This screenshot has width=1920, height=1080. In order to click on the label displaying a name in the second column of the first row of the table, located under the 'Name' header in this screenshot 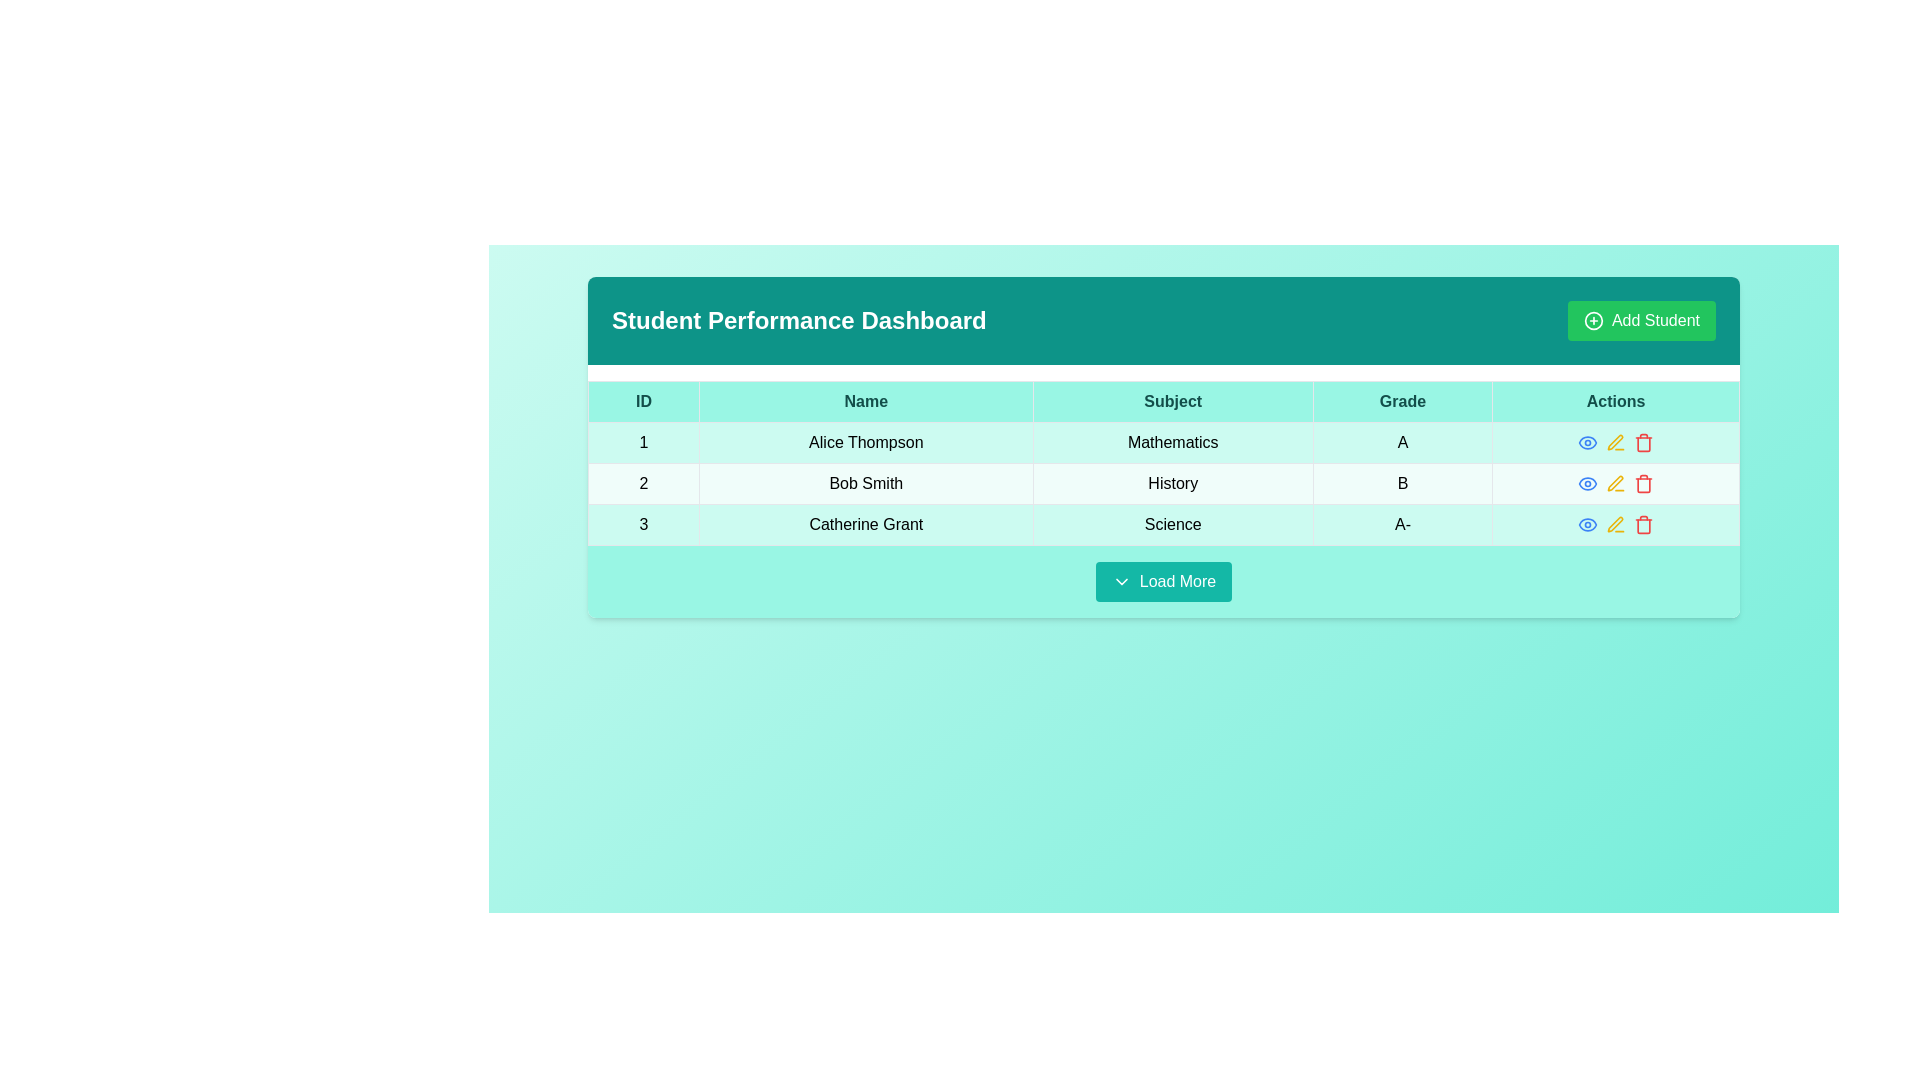, I will do `click(866, 442)`.